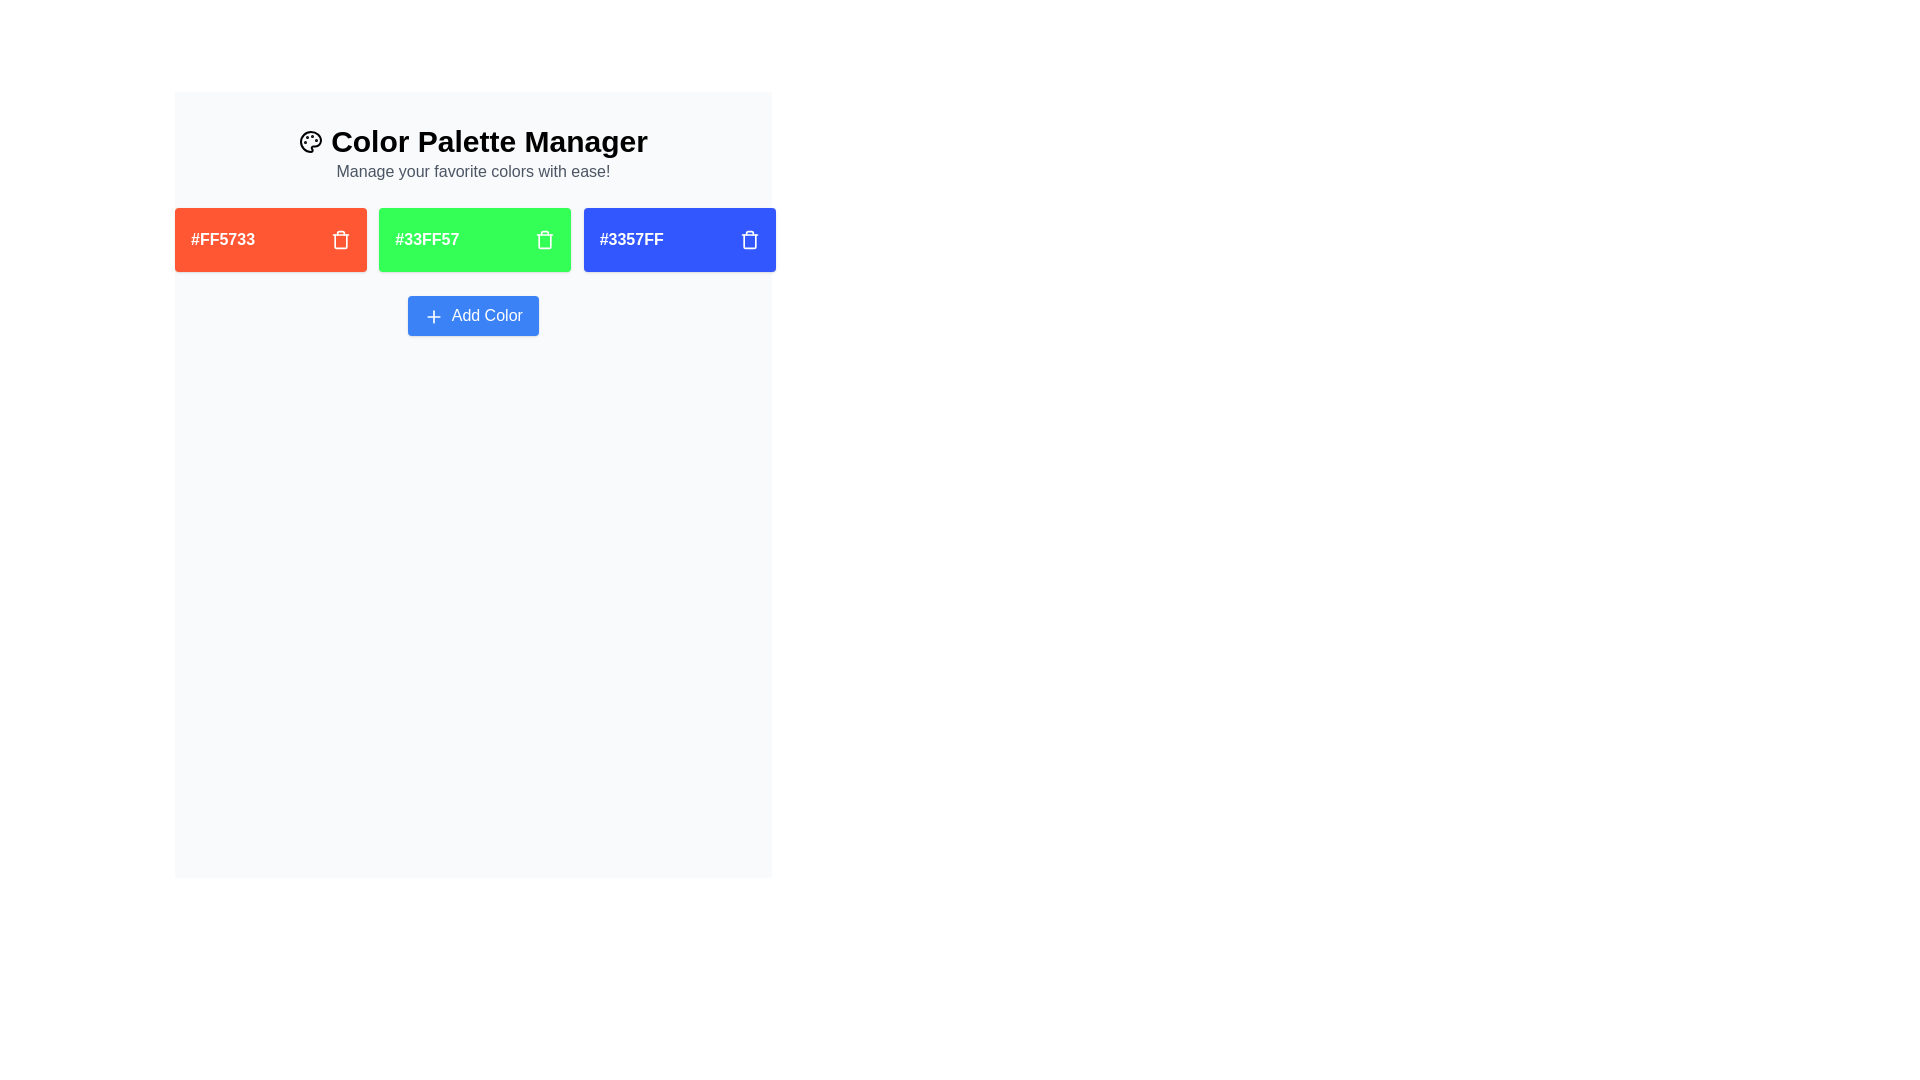 This screenshot has width=1920, height=1080. What do you see at coordinates (748, 240) in the screenshot?
I see `the trash icon indicating deletion for the color palette entry, located to the right of the blue box labeled '#3357FF'` at bounding box center [748, 240].